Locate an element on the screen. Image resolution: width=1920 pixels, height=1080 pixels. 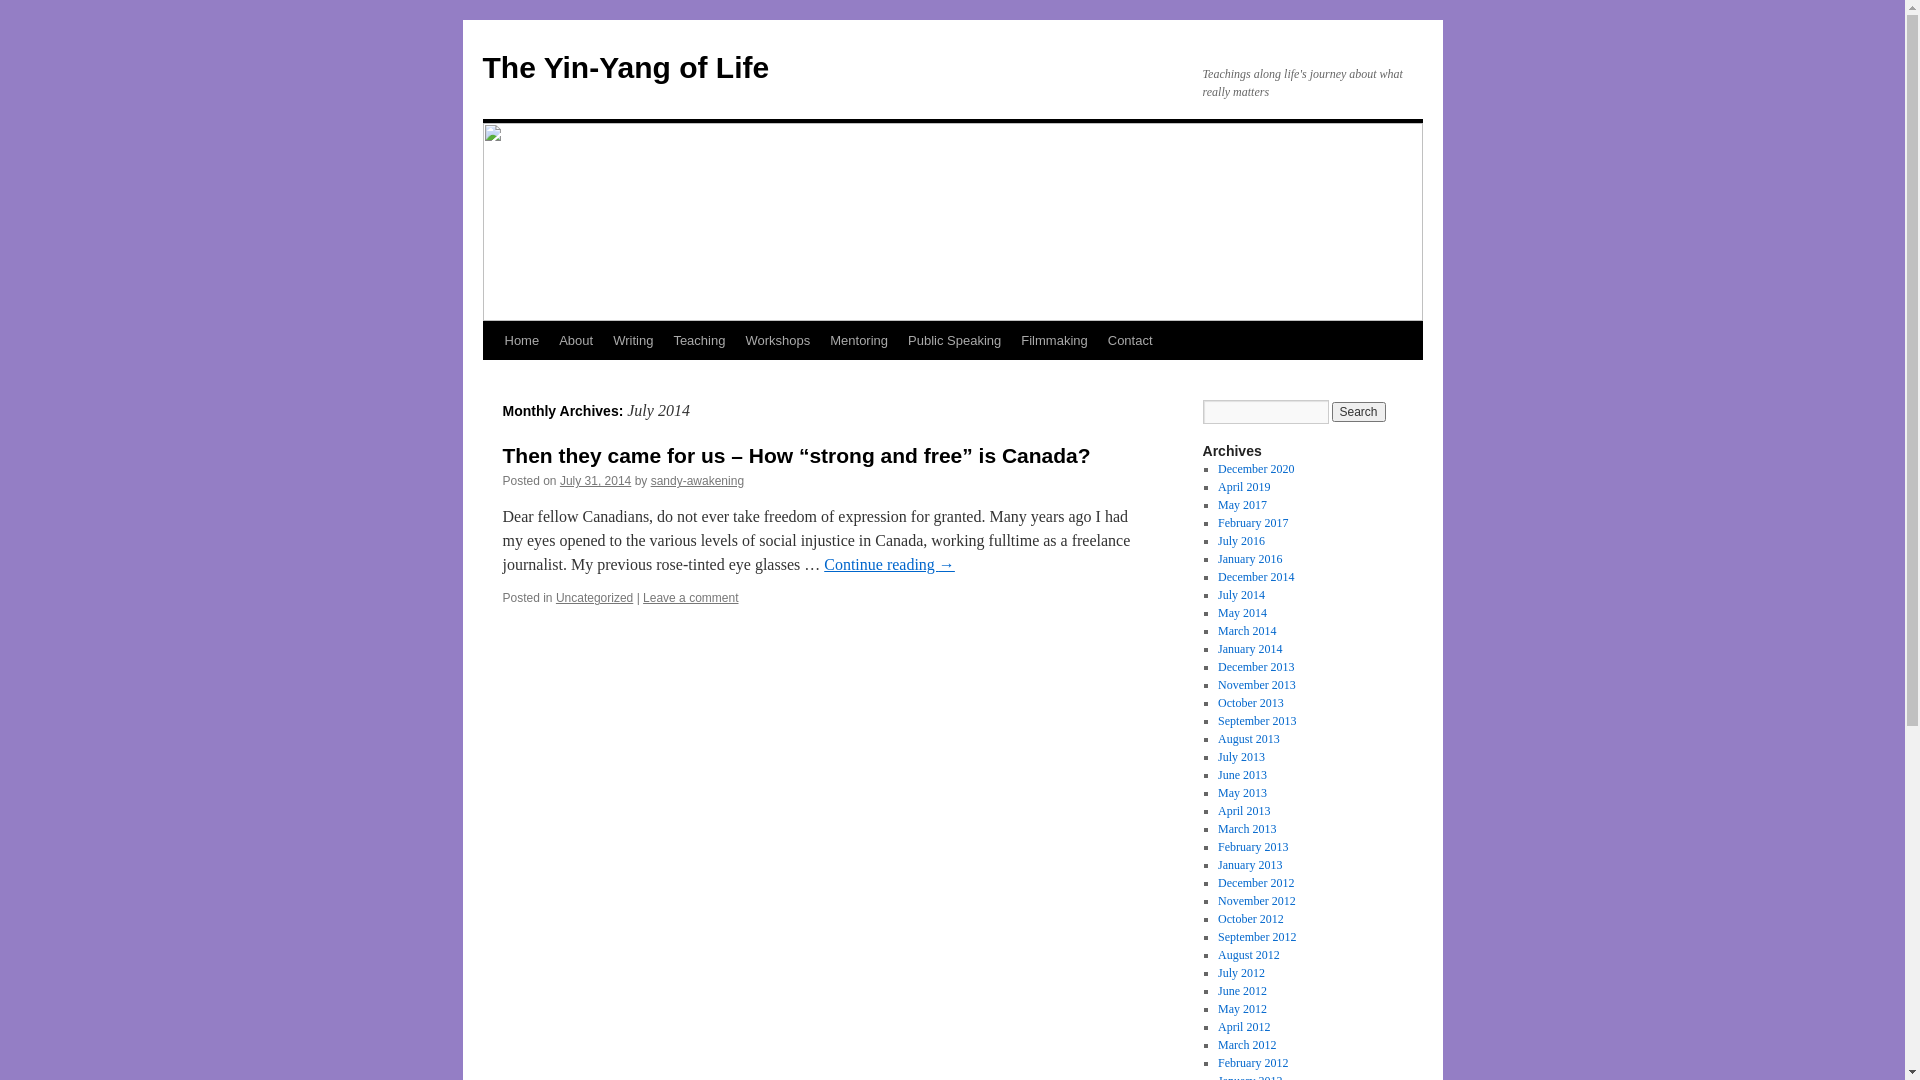
'June 2012' is located at coordinates (1241, 991).